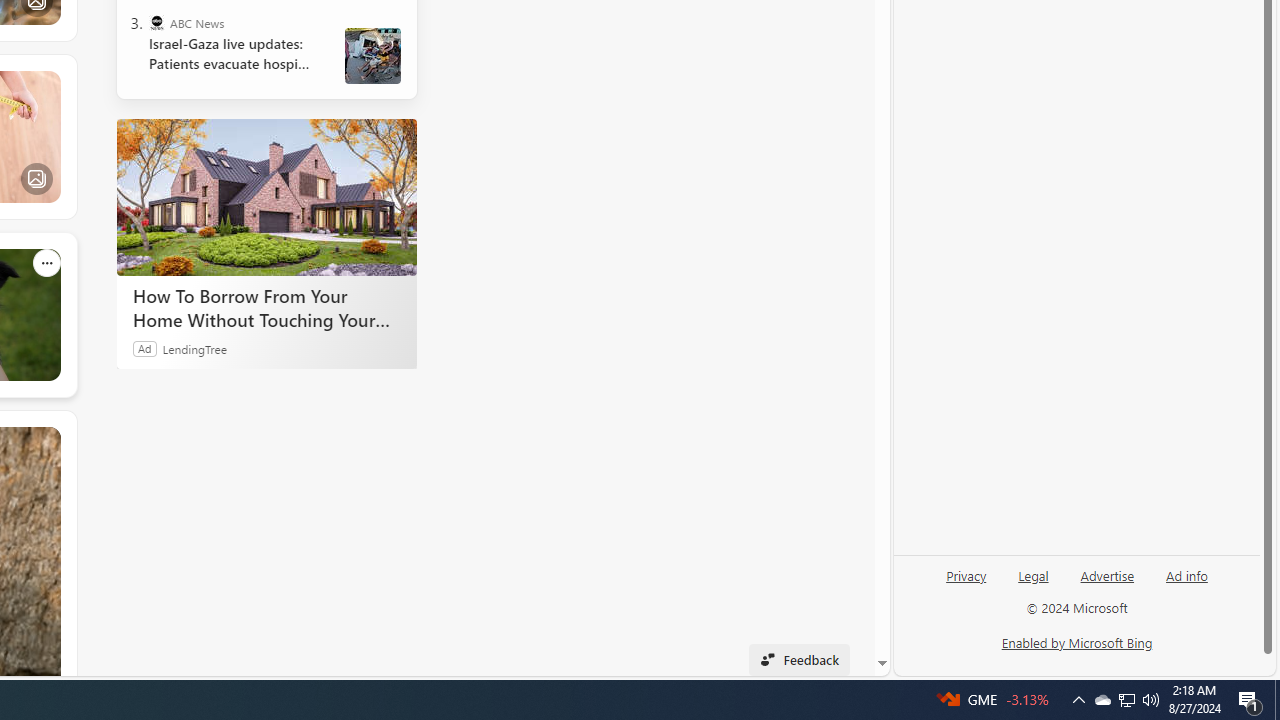 This screenshot has height=720, width=1280. Describe the element at coordinates (155, 23) in the screenshot. I see `'ABC News'` at that location.